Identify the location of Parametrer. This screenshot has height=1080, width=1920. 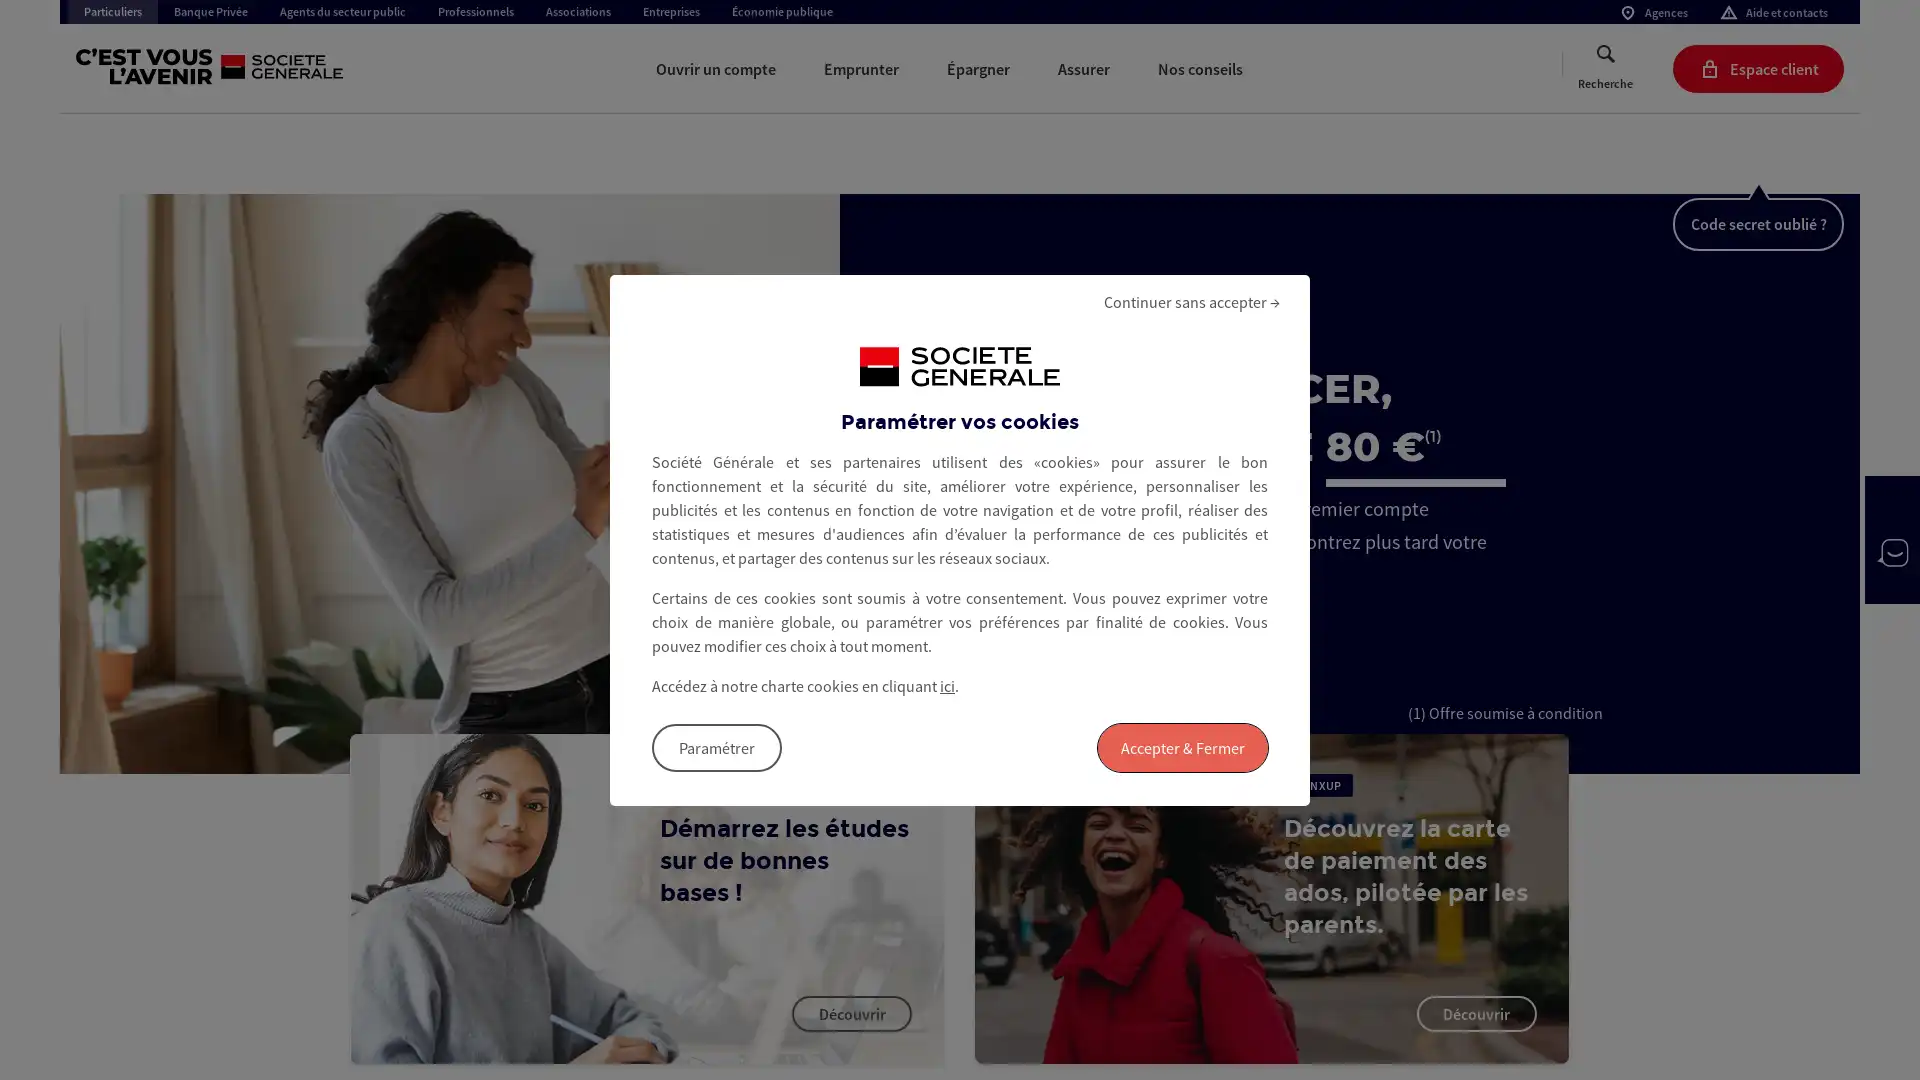
(716, 747).